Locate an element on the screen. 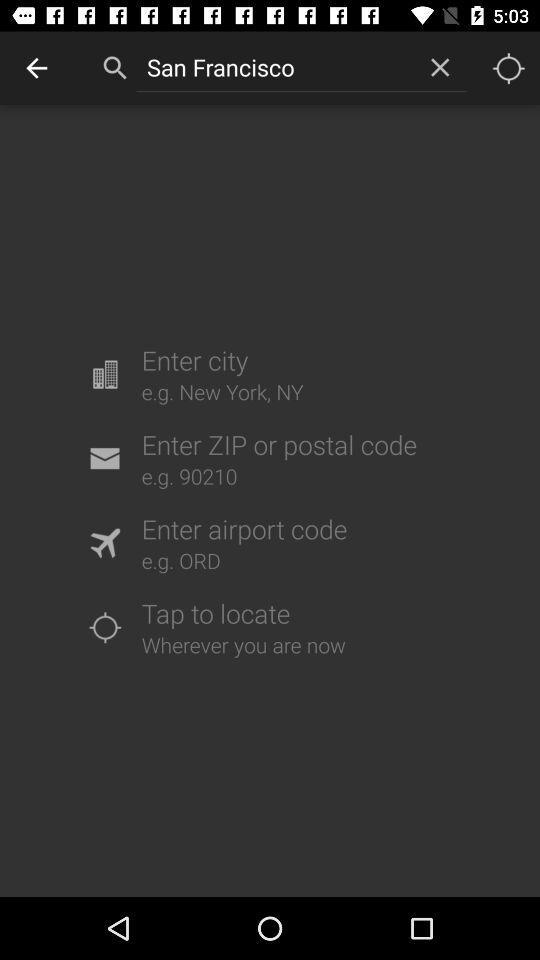 The image size is (540, 960). icon above enter city icon is located at coordinates (274, 67).